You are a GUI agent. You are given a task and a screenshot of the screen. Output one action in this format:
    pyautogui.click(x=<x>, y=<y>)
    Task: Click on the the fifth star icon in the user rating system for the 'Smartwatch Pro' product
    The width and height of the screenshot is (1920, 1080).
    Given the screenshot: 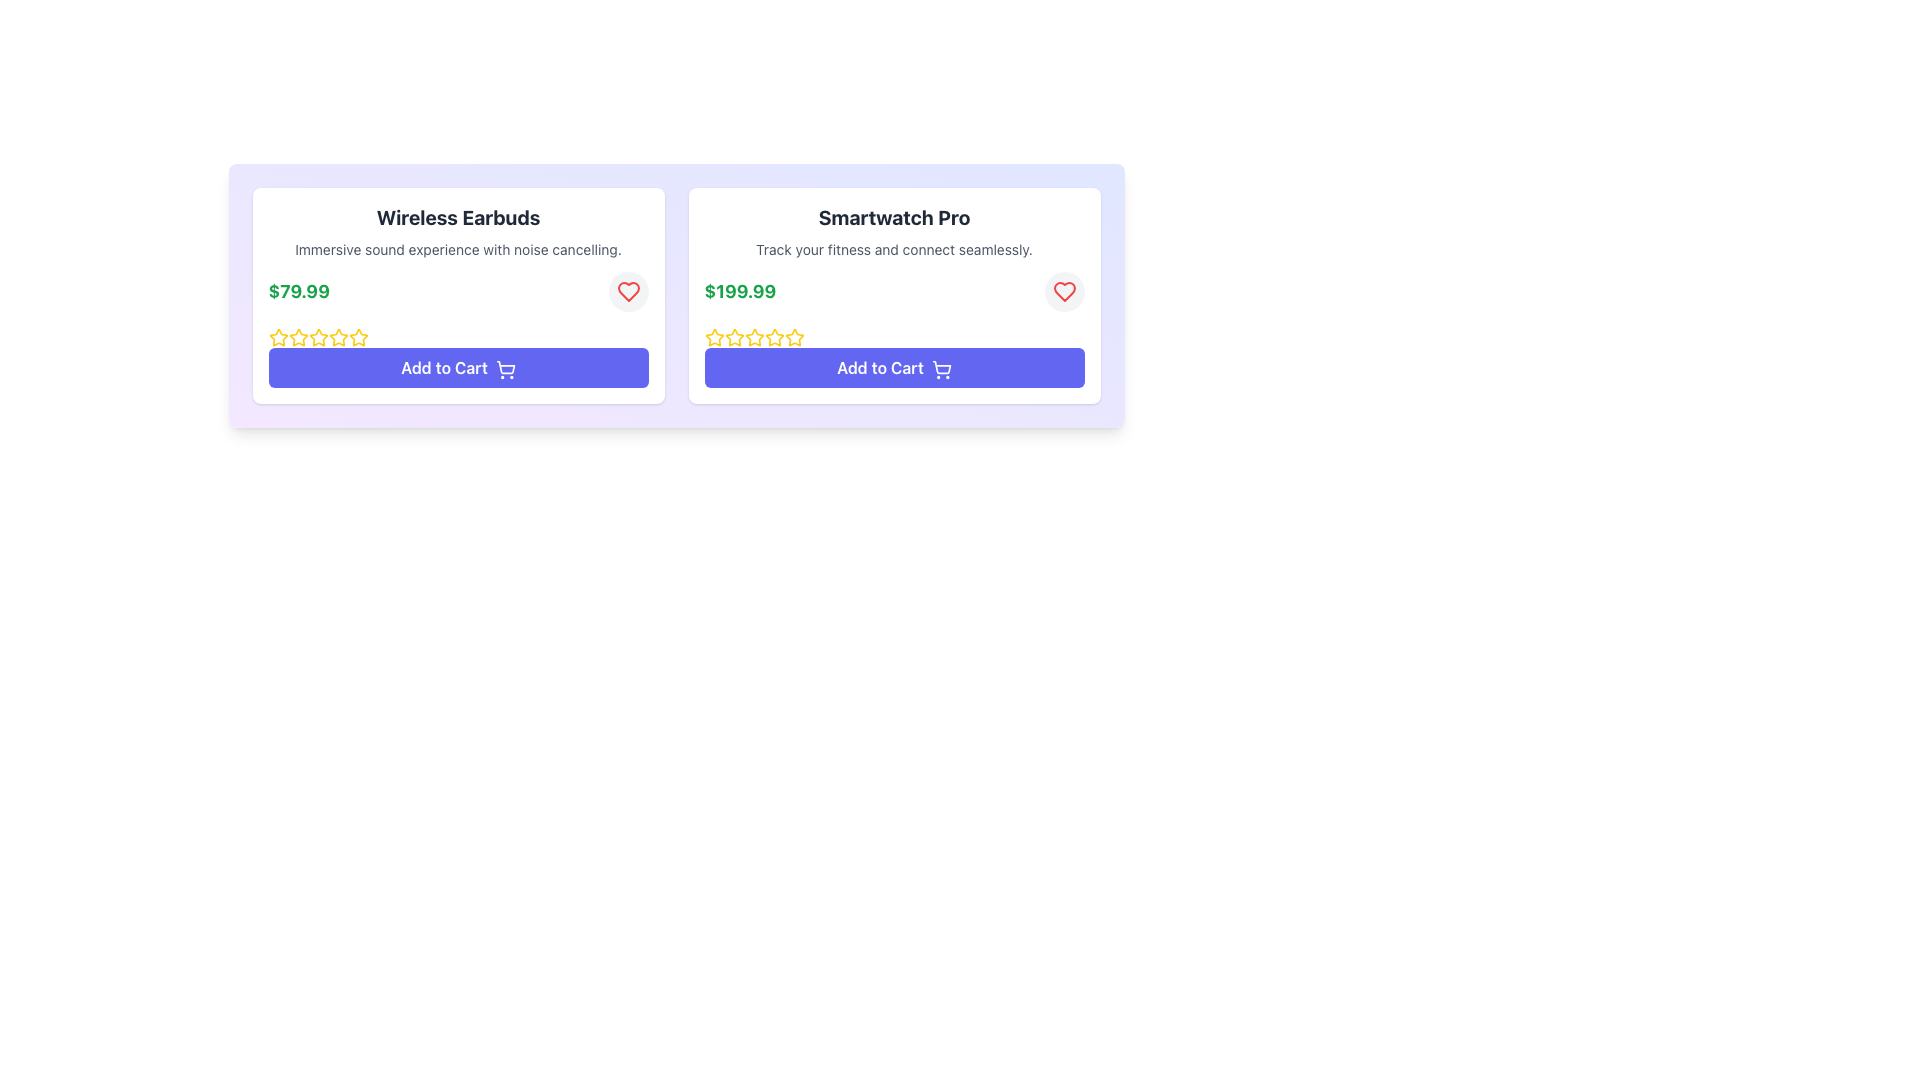 What is the action you would take?
    pyautogui.click(x=793, y=337)
    